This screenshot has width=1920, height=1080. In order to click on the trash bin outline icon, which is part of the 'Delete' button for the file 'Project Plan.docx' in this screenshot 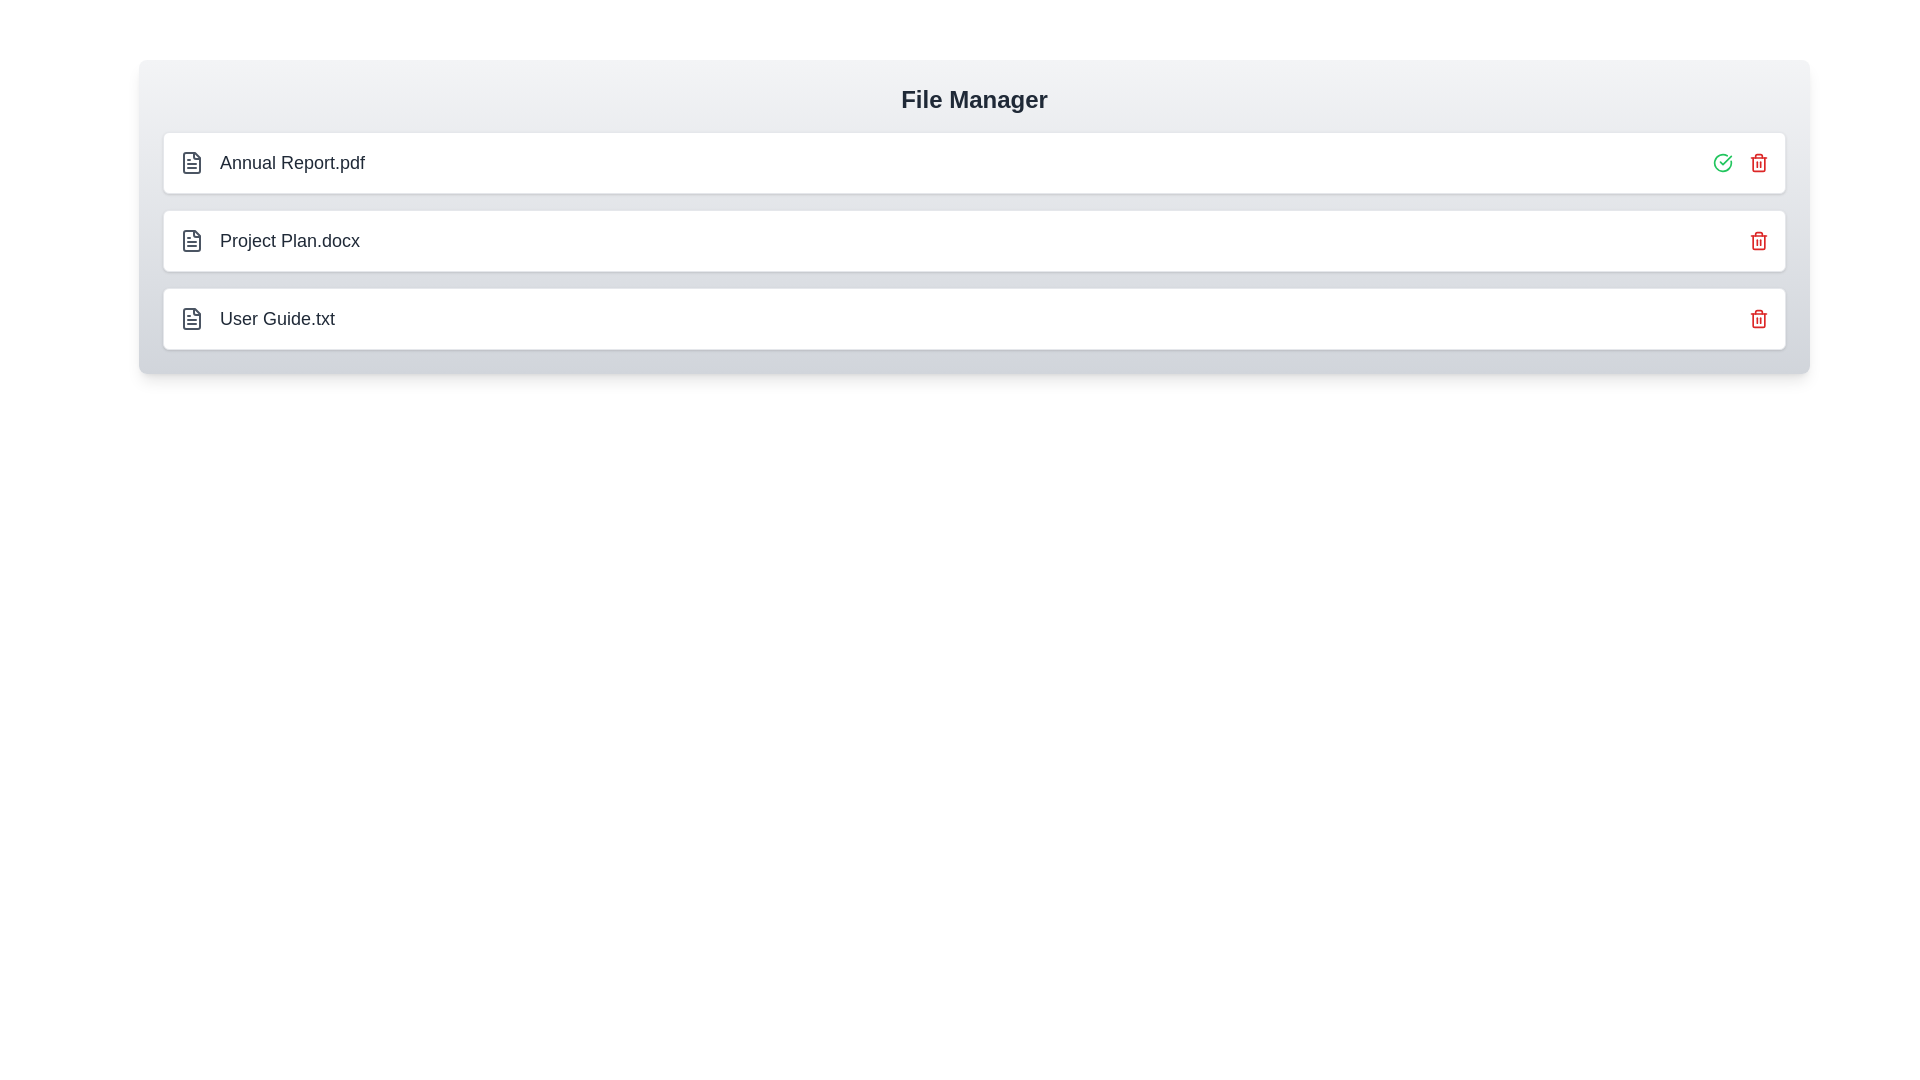, I will do `click(1757, 241)`.